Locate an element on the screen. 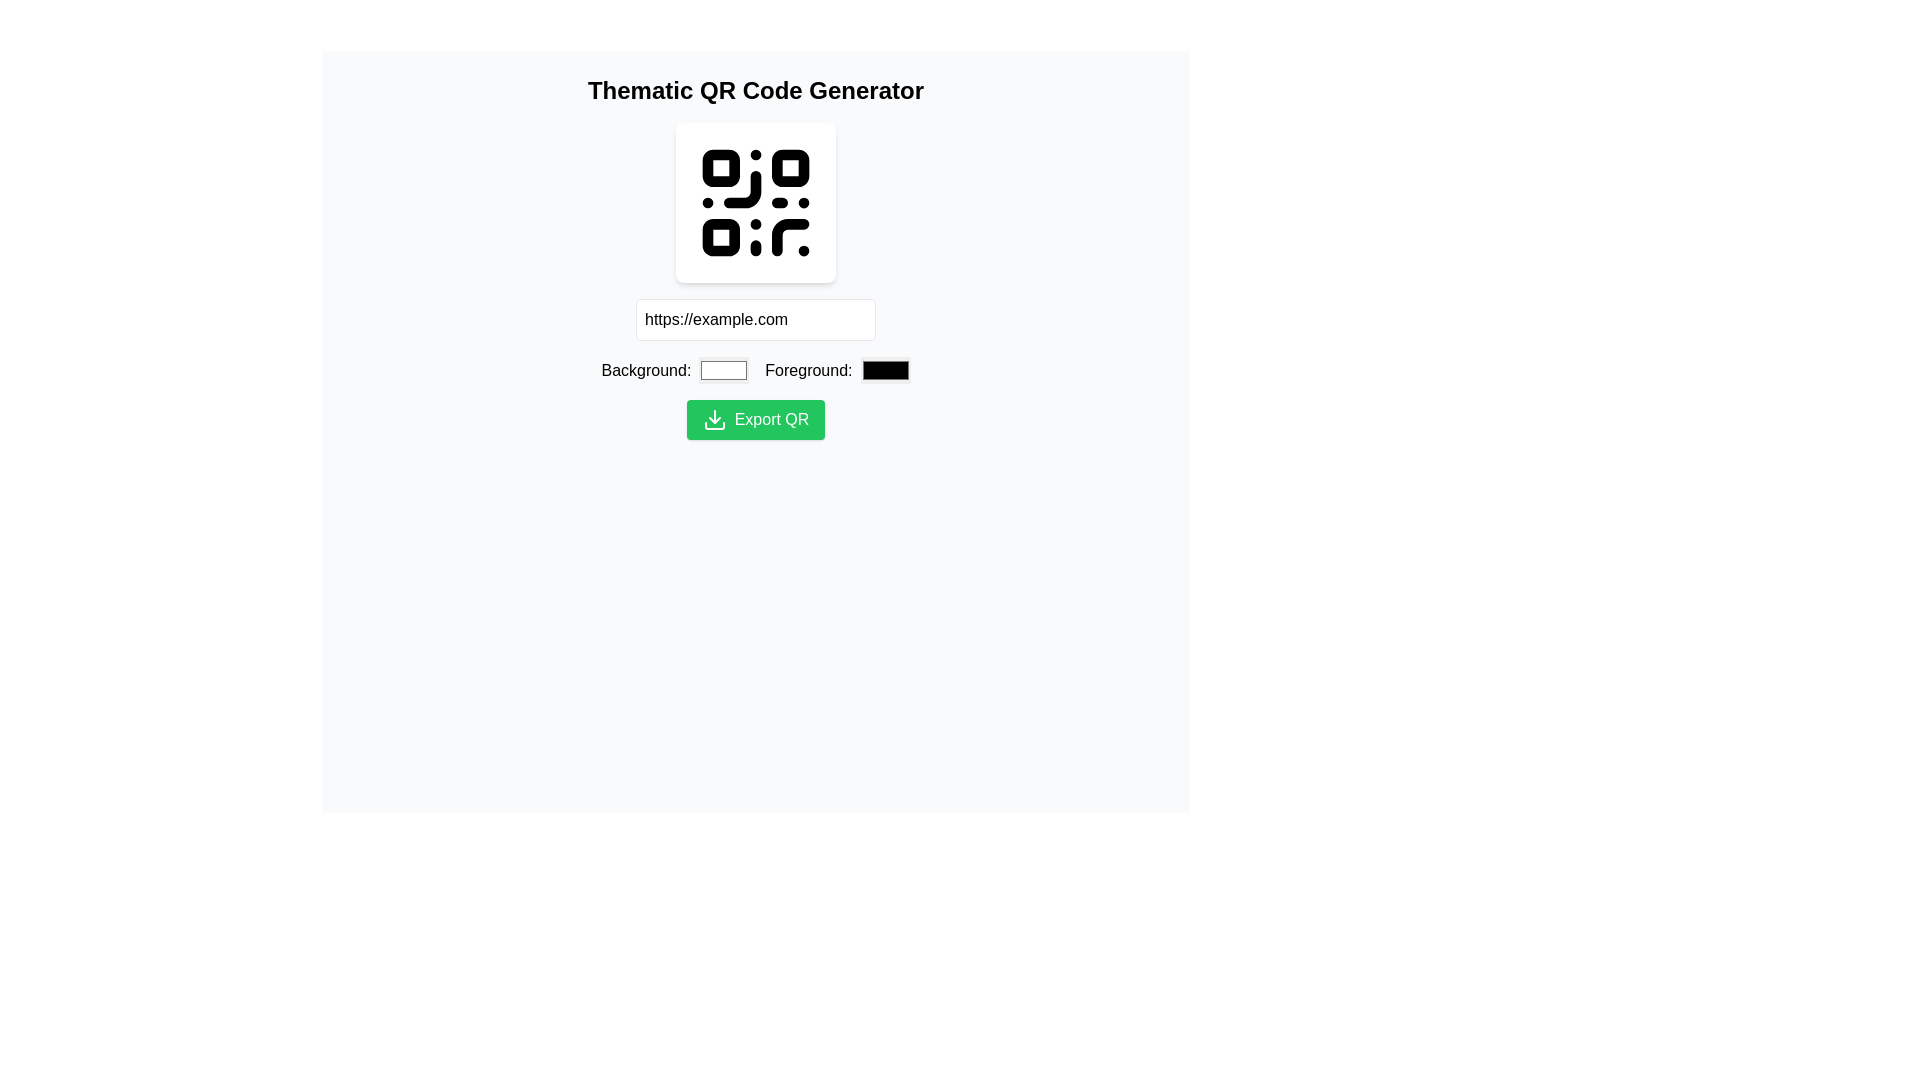 The height and width of the screenshot is (1080, 1920). the text input field with rounded corners that has a placeholder 'Enter URL' is located at coordinates (754, 319).